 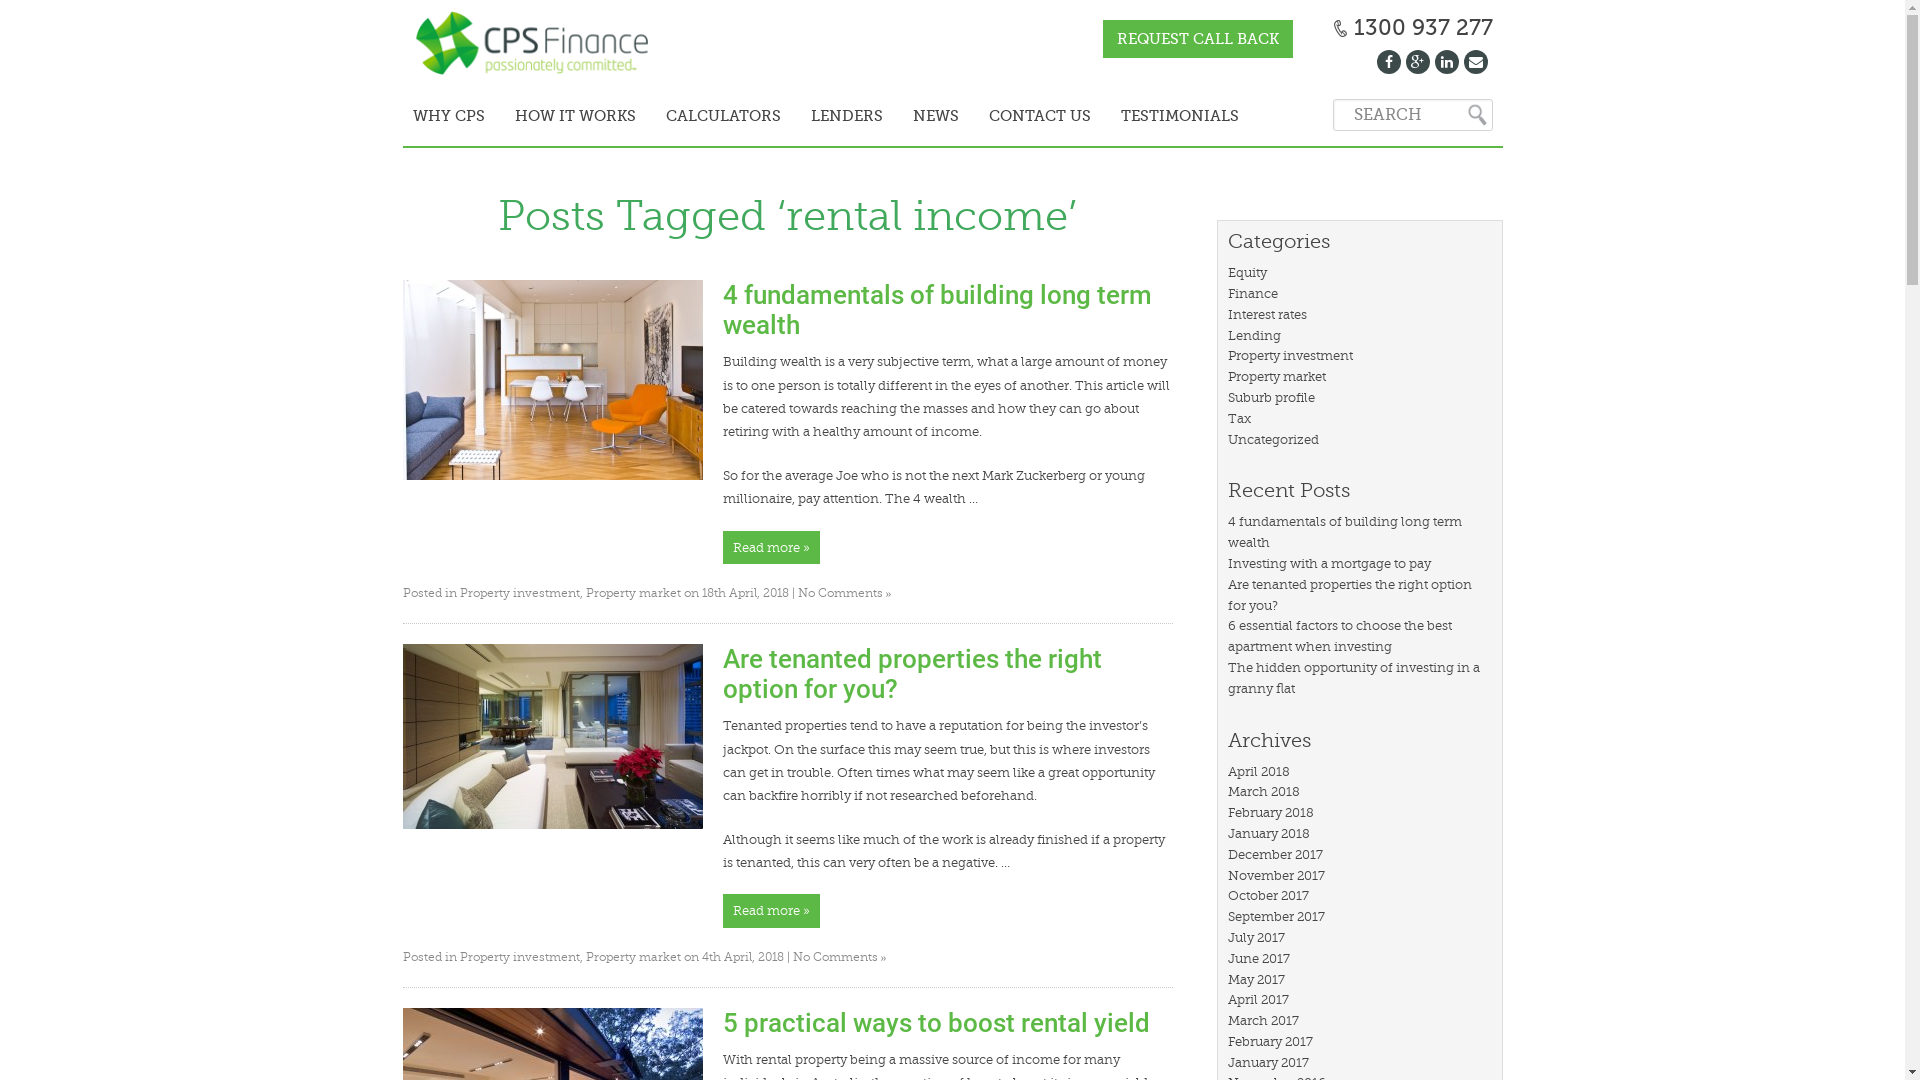 I want to click on 'Investing with a mortgage to pay', so click(x=1329, y=563).